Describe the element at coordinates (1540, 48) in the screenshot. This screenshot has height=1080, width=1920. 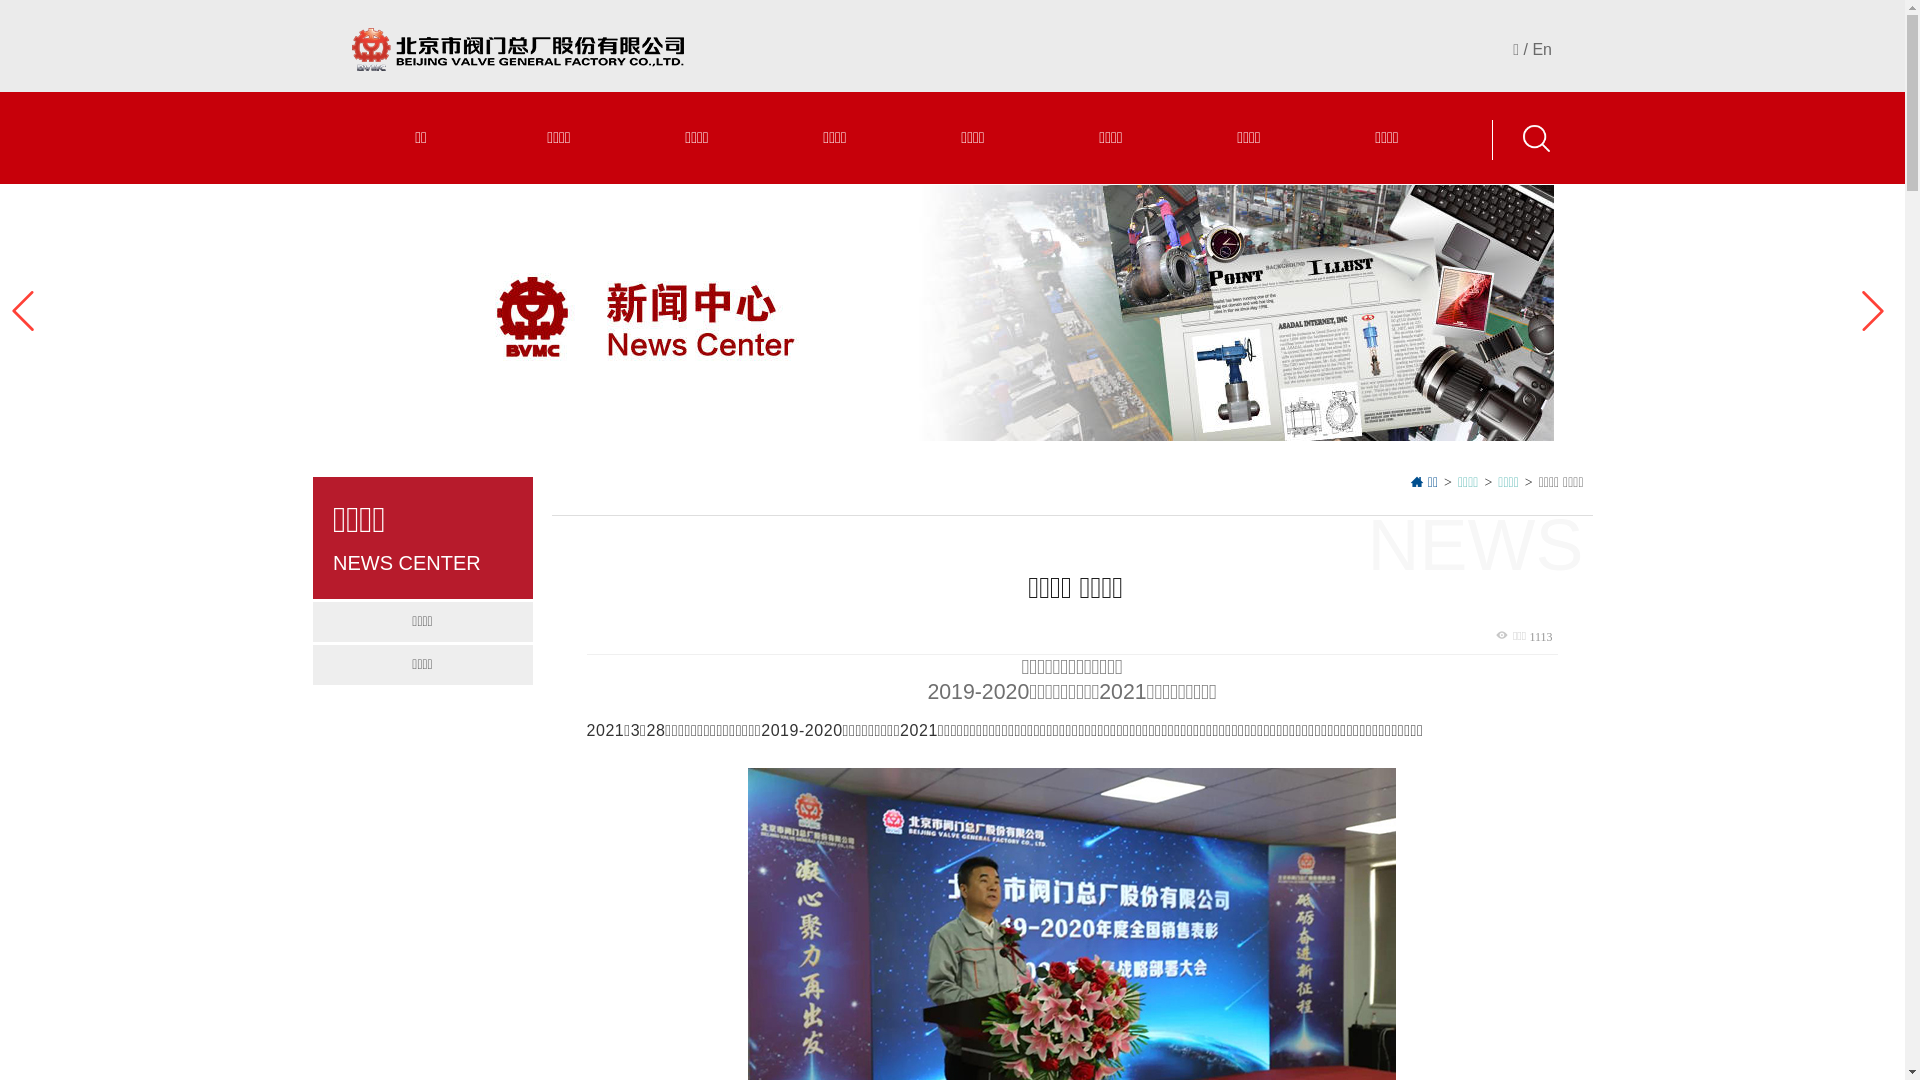
I see `'En'` at that location.